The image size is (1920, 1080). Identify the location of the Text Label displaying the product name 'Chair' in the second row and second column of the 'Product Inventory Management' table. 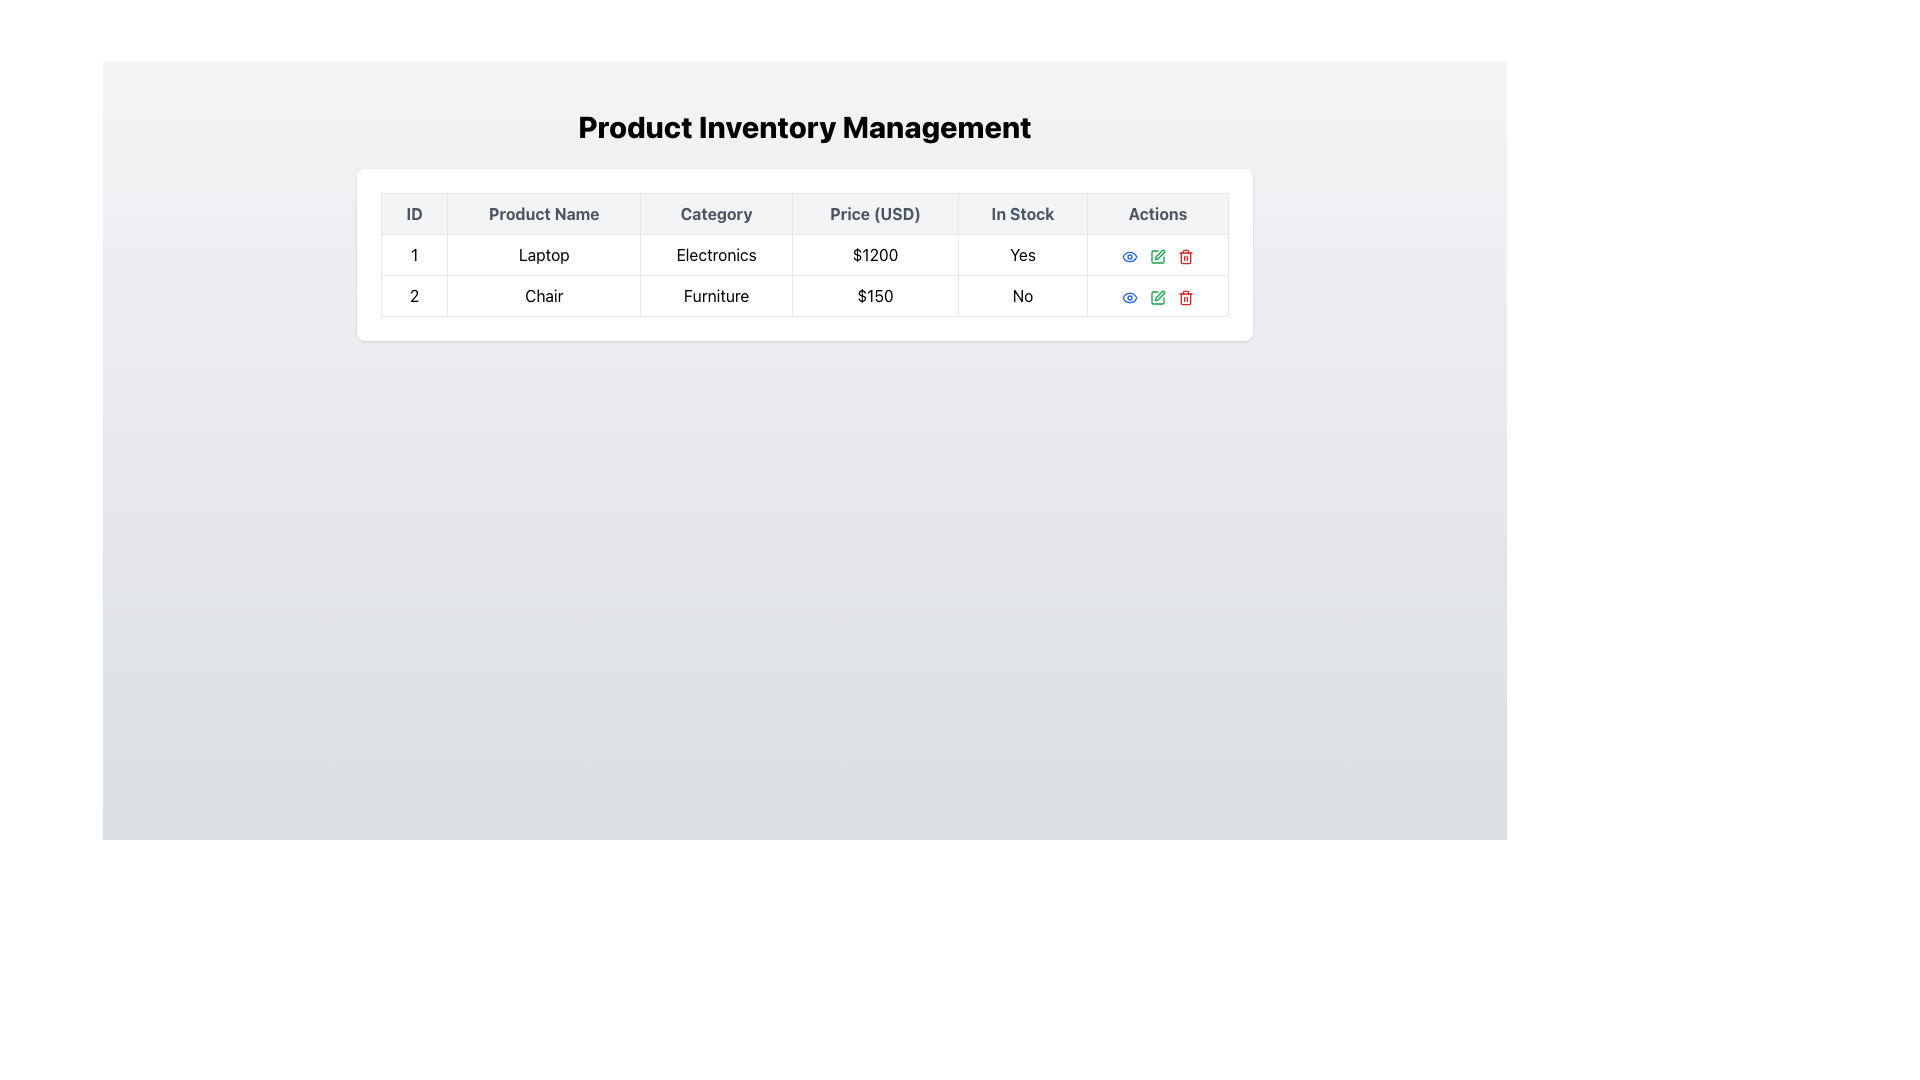
(544, 296).